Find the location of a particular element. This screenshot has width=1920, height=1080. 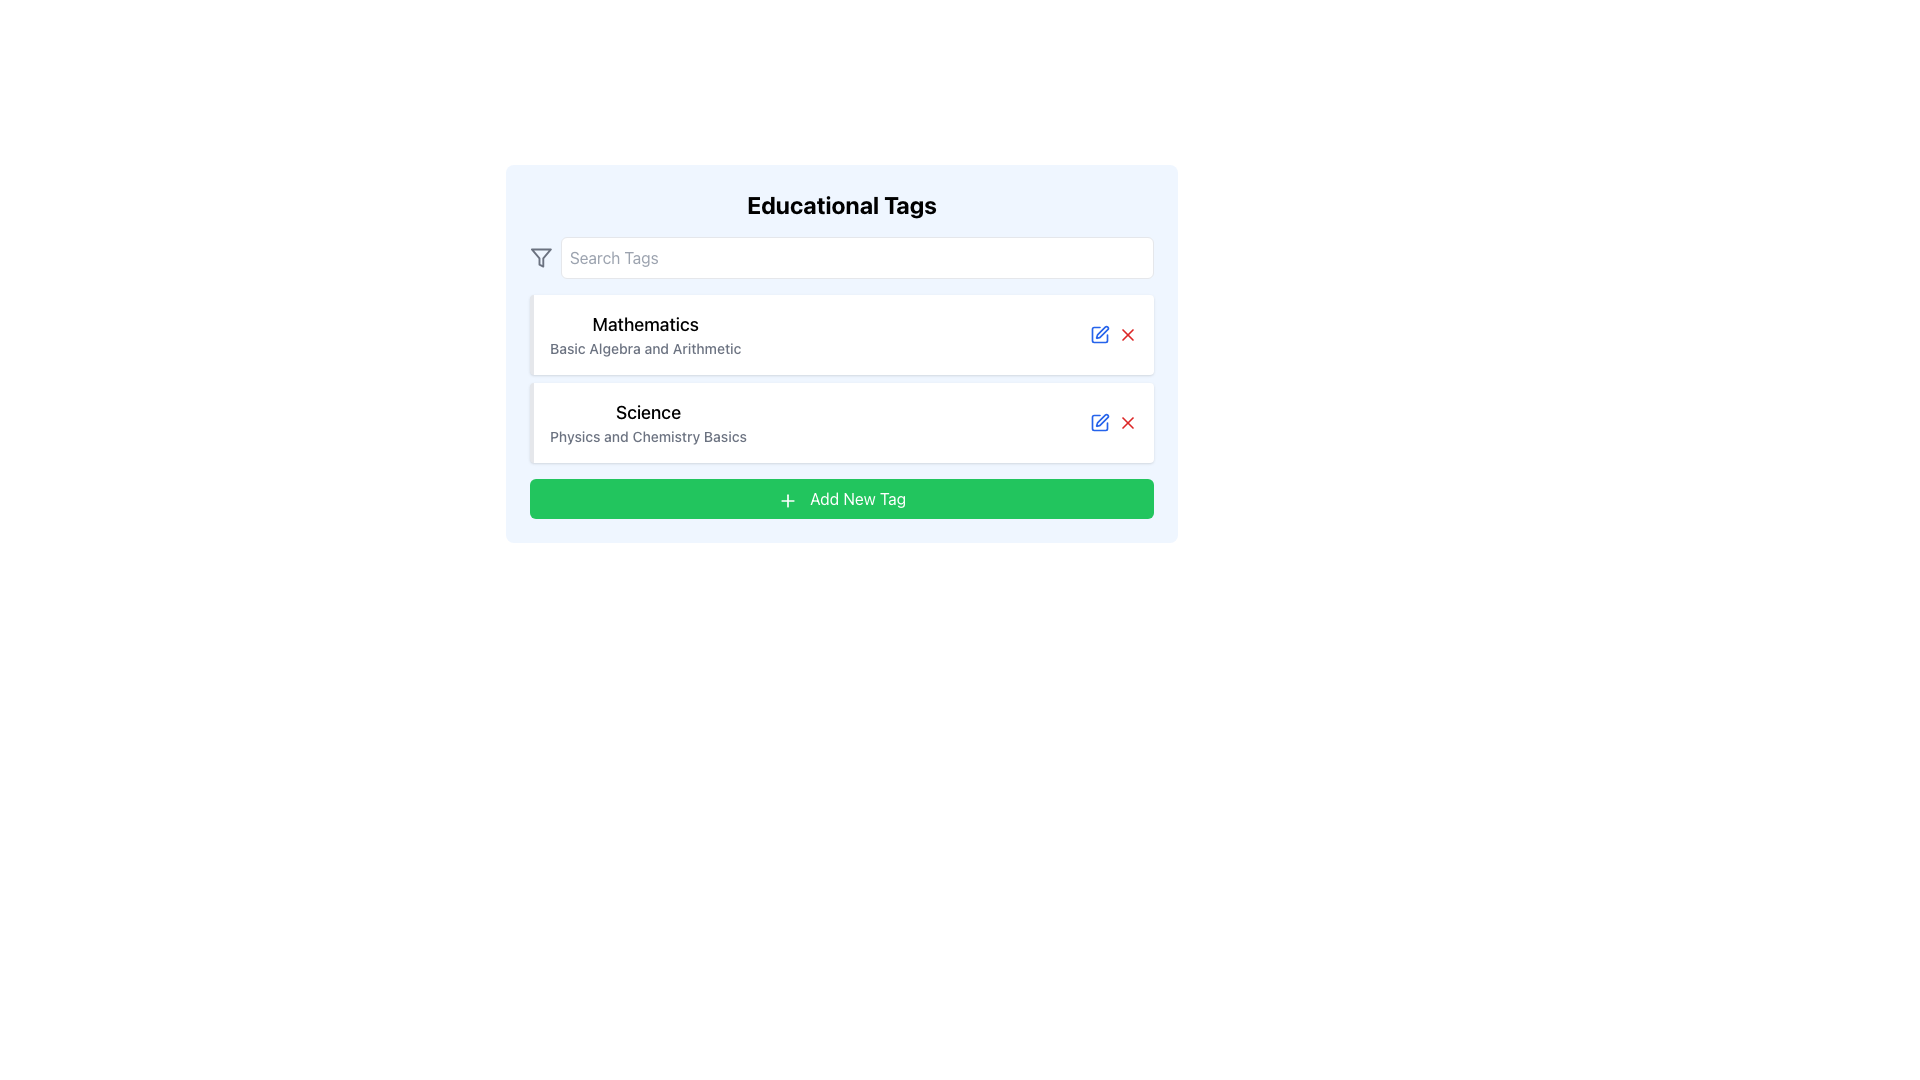

the edit button associated with the 'Science' tag is located at coordinates (1098, 422).